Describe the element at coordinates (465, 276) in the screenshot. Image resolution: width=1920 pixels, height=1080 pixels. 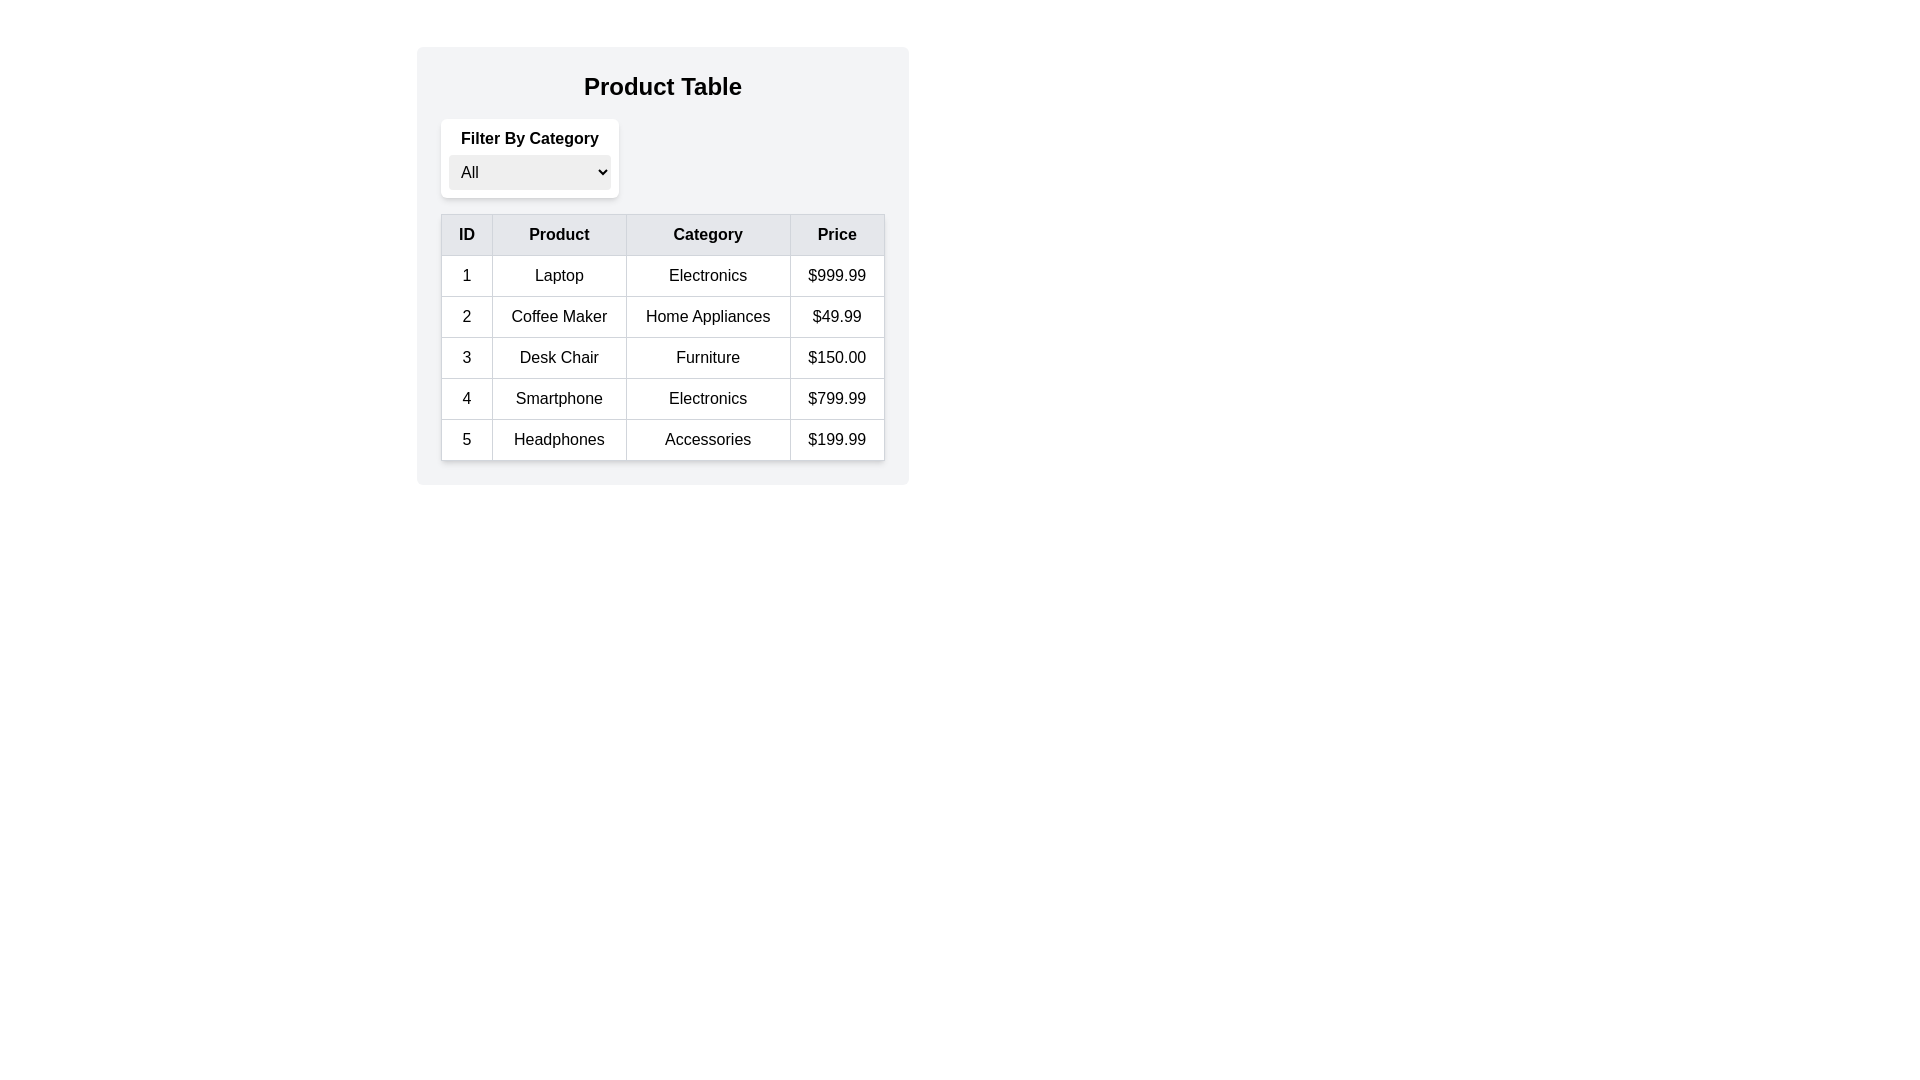
I see `the first cell of the table located under the 'ID' header, which identifies the first product entry with the value 'Laptop'` at that location.